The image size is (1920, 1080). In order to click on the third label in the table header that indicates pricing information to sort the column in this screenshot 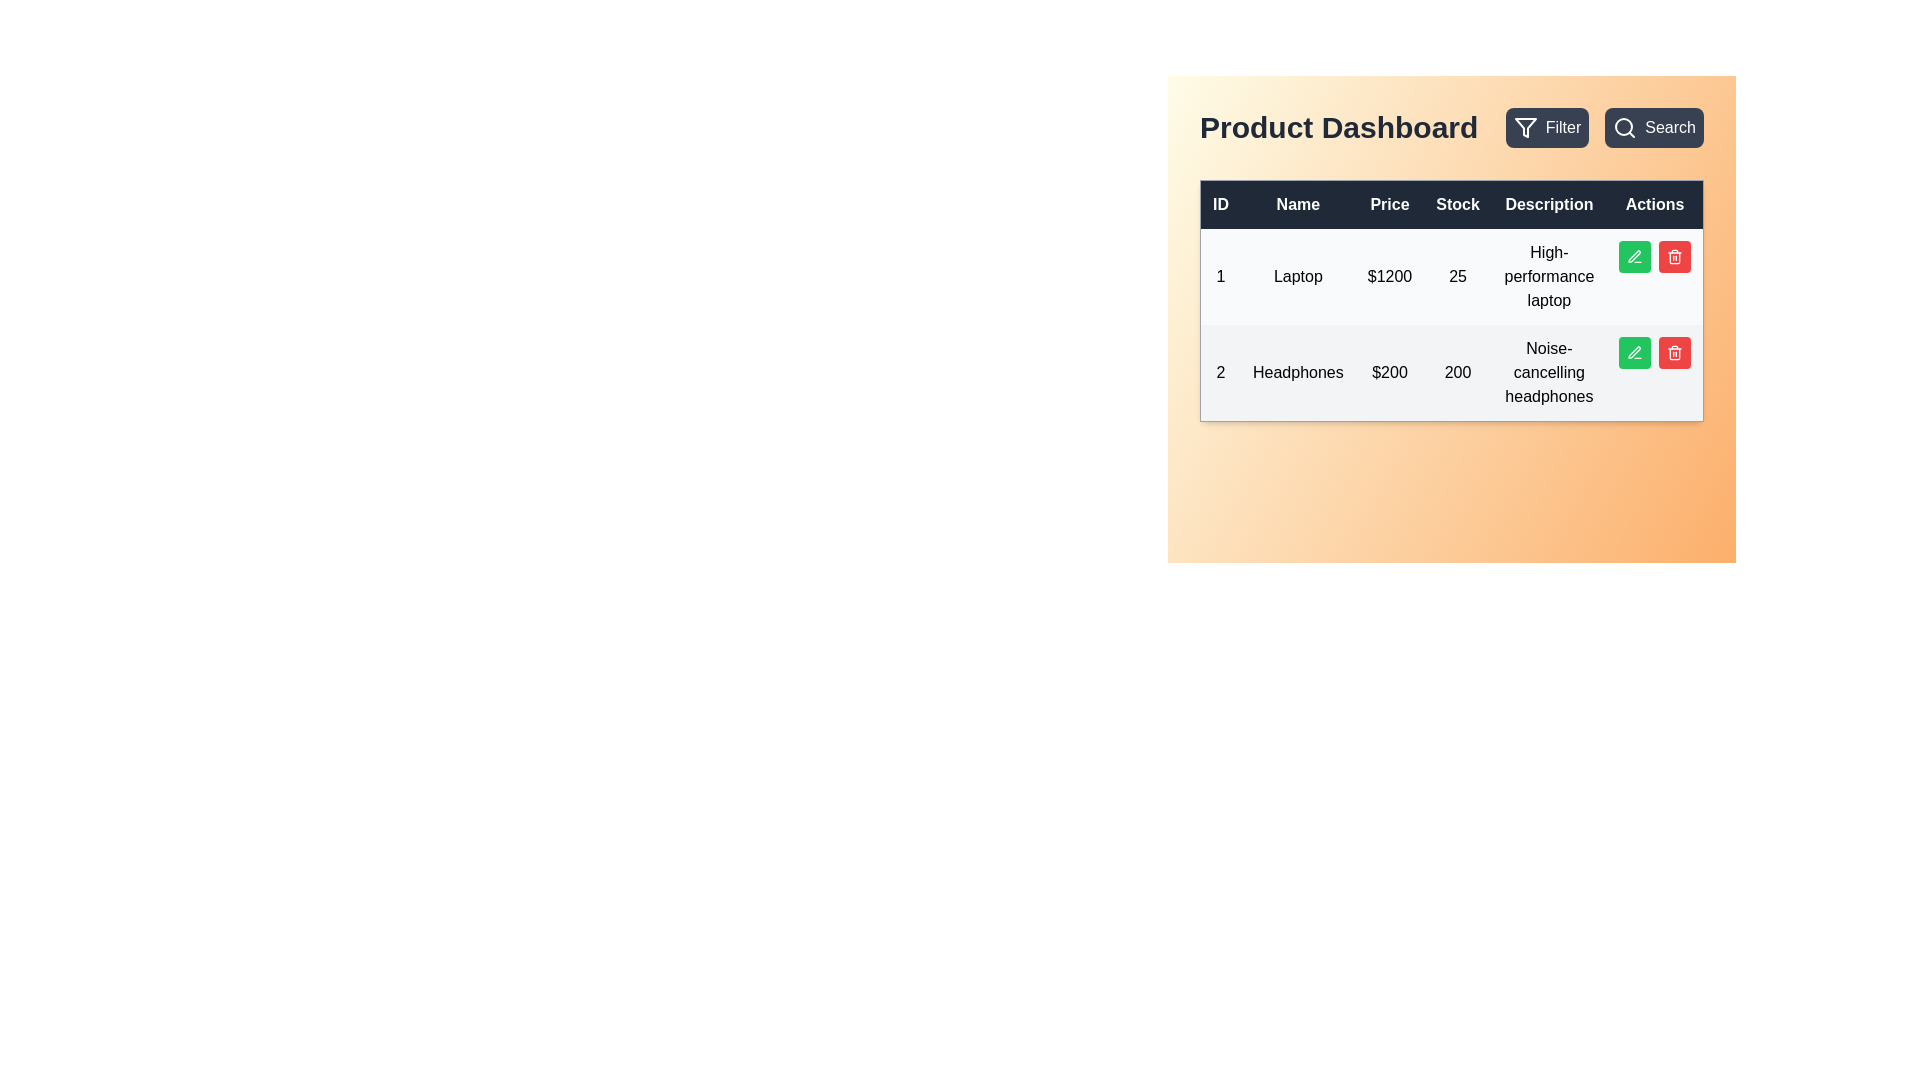, I will do `click(1389, 204)`.